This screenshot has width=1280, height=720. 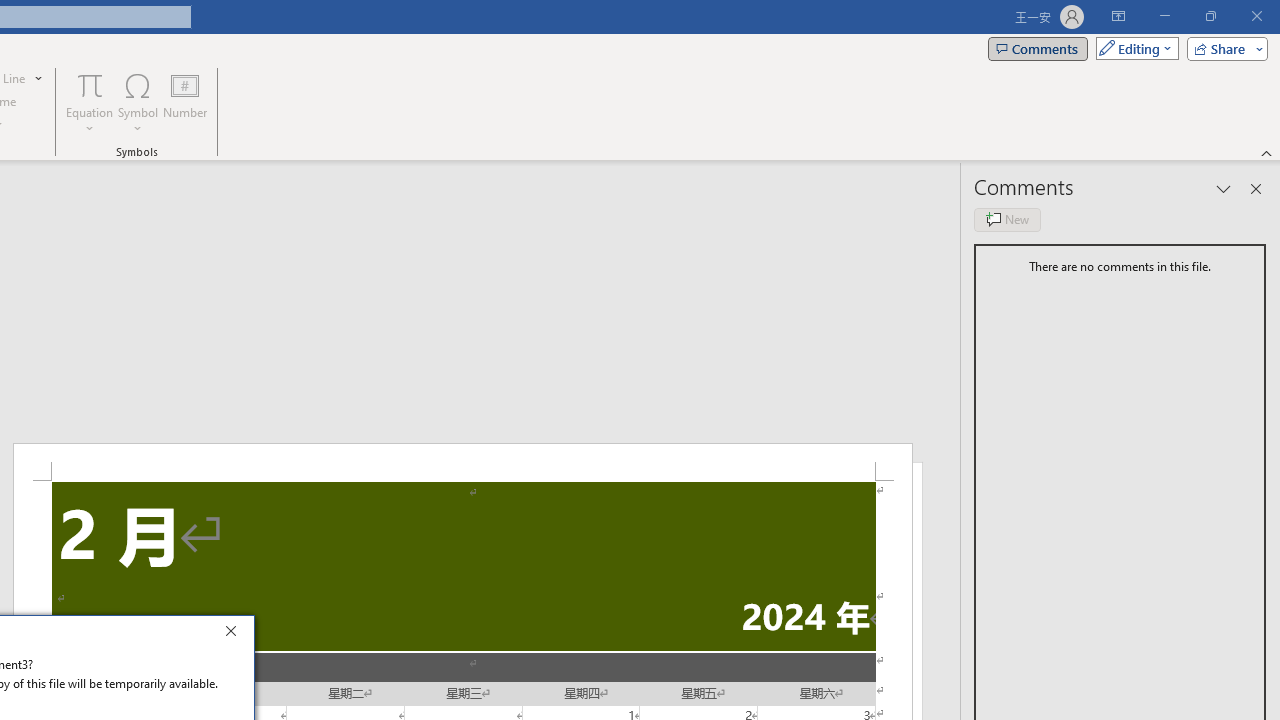 I want to click on 'Header -Section 2-', so click(x=461, y=462).